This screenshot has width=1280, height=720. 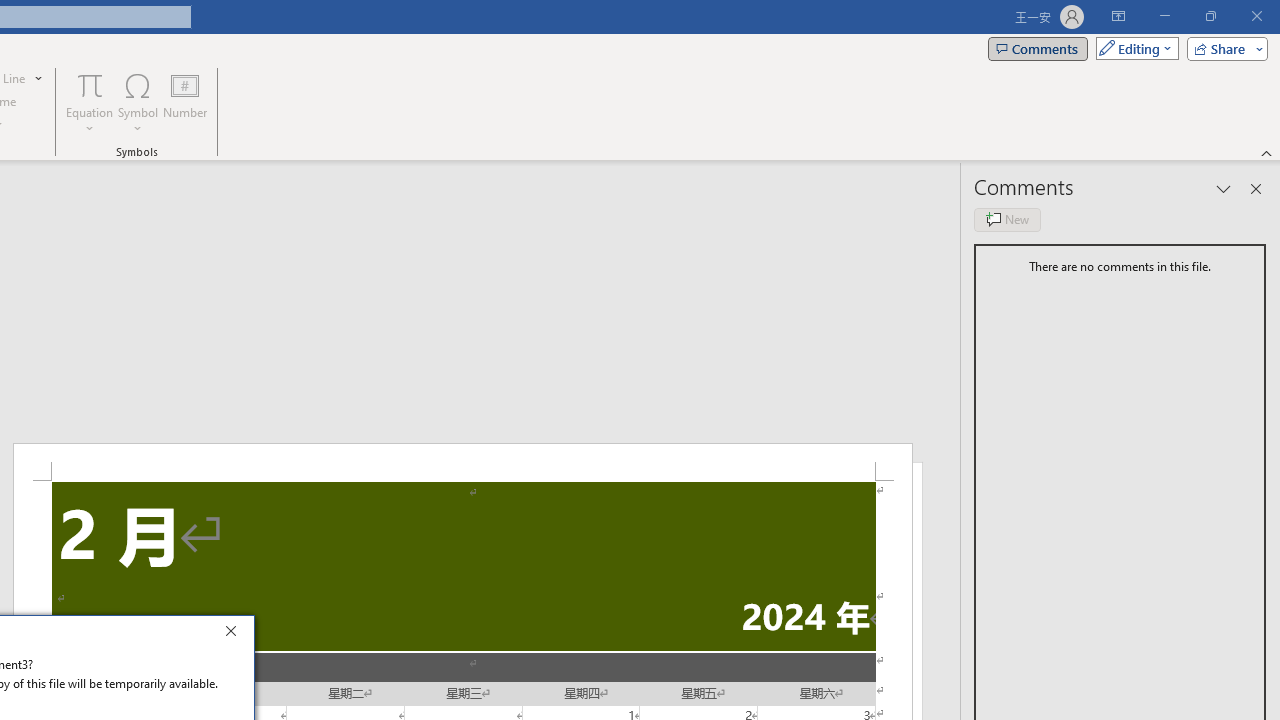 I want to click on 'Header -Section 2-', so click(x=461, y=462).